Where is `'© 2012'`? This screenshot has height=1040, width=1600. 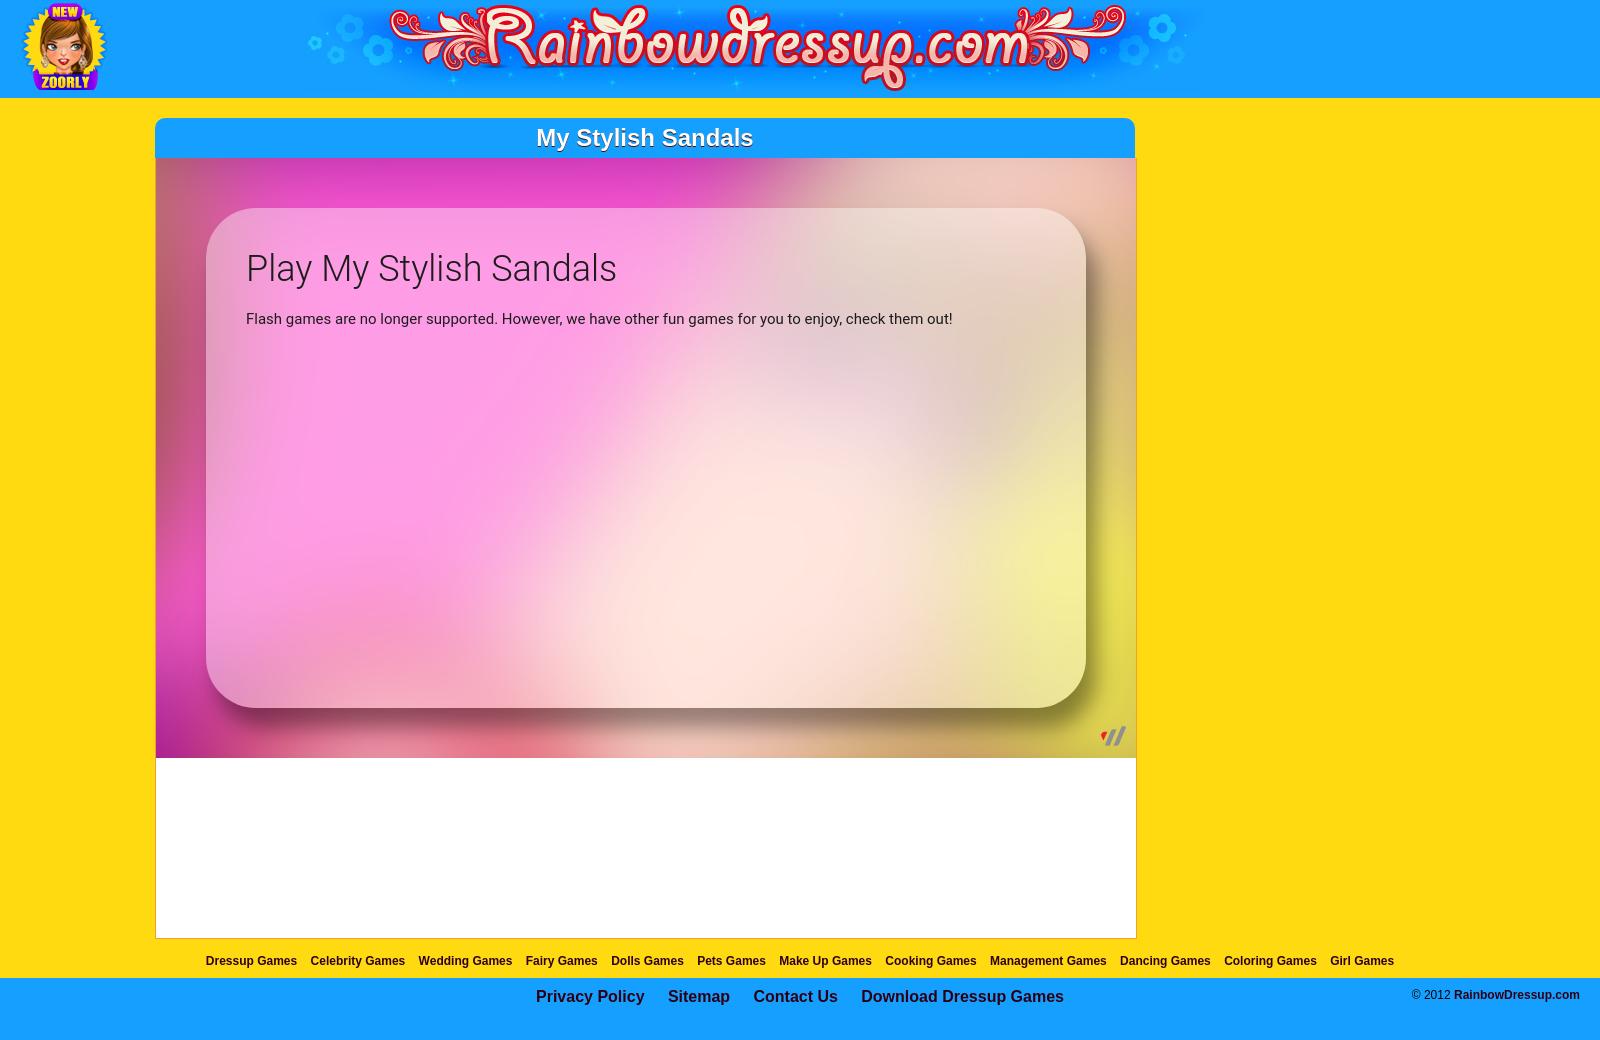 '© 2012' is located at coordinates (1432, 994).